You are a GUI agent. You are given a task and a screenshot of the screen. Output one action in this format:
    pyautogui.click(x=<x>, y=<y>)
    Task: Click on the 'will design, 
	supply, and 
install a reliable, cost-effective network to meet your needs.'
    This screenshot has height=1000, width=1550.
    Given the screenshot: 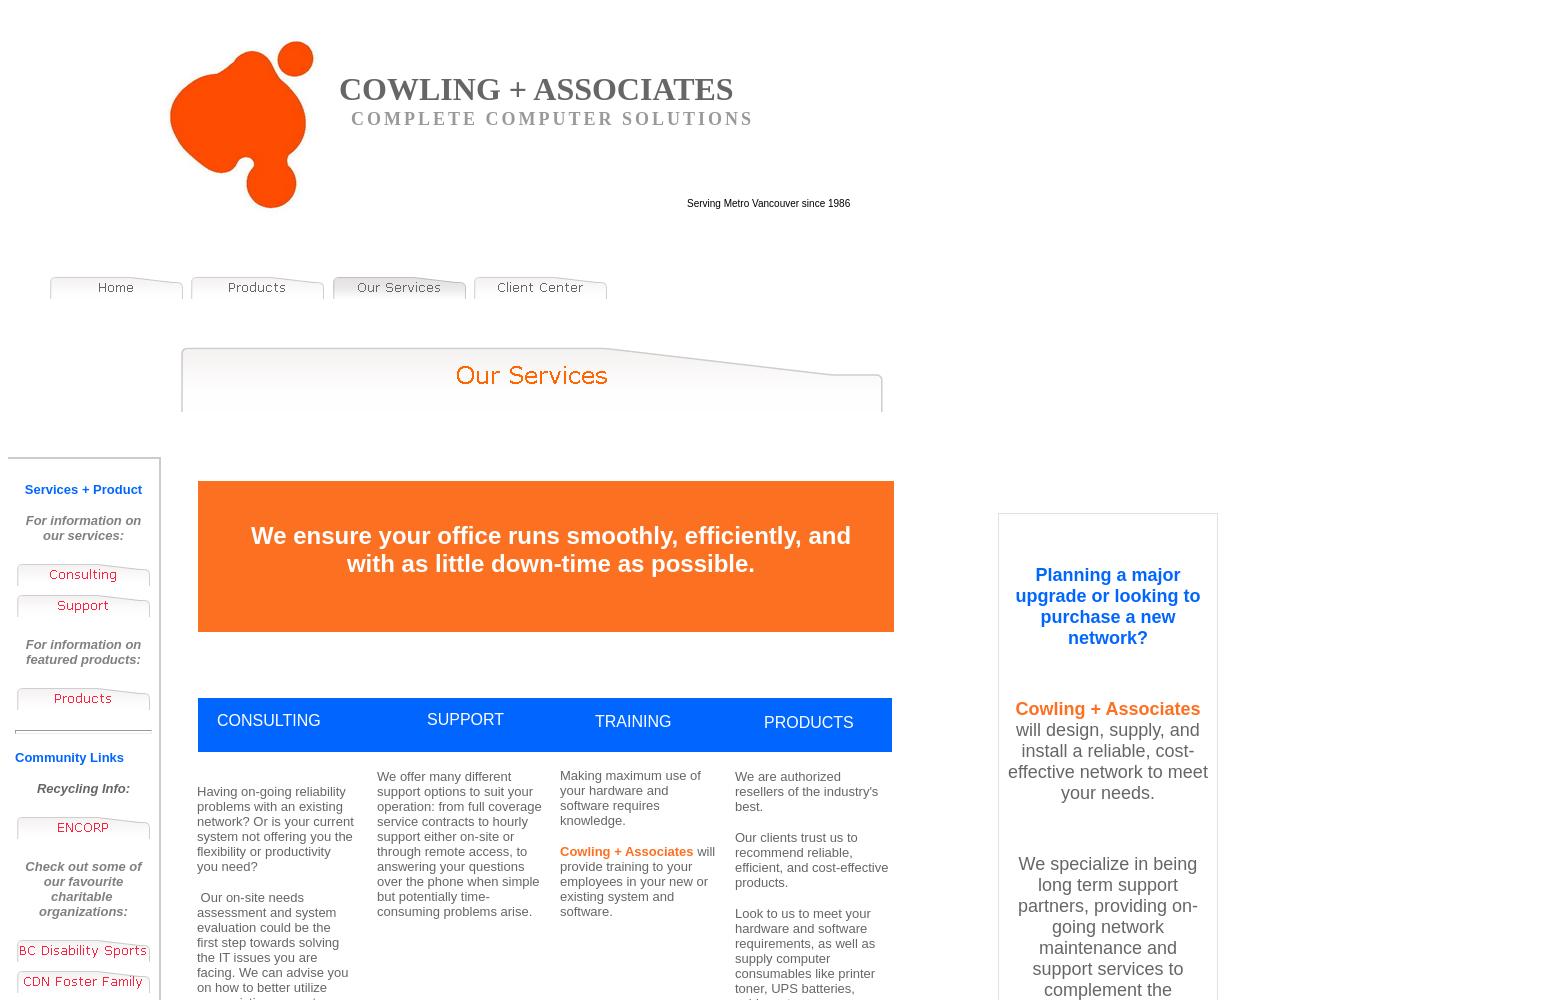 What is the action you would take?
    pyautogui.click(x=1106, y=761)
    